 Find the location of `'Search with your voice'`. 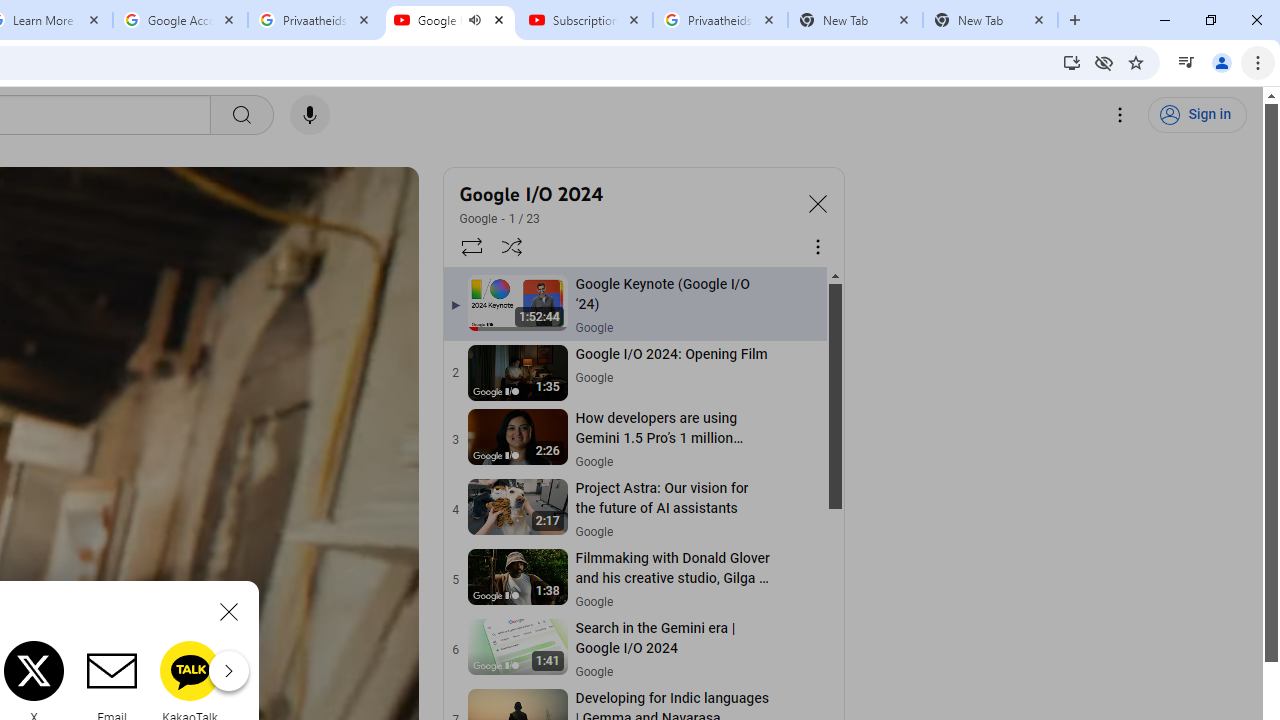

'Search with your voice' is located at coordinates (308, 115).